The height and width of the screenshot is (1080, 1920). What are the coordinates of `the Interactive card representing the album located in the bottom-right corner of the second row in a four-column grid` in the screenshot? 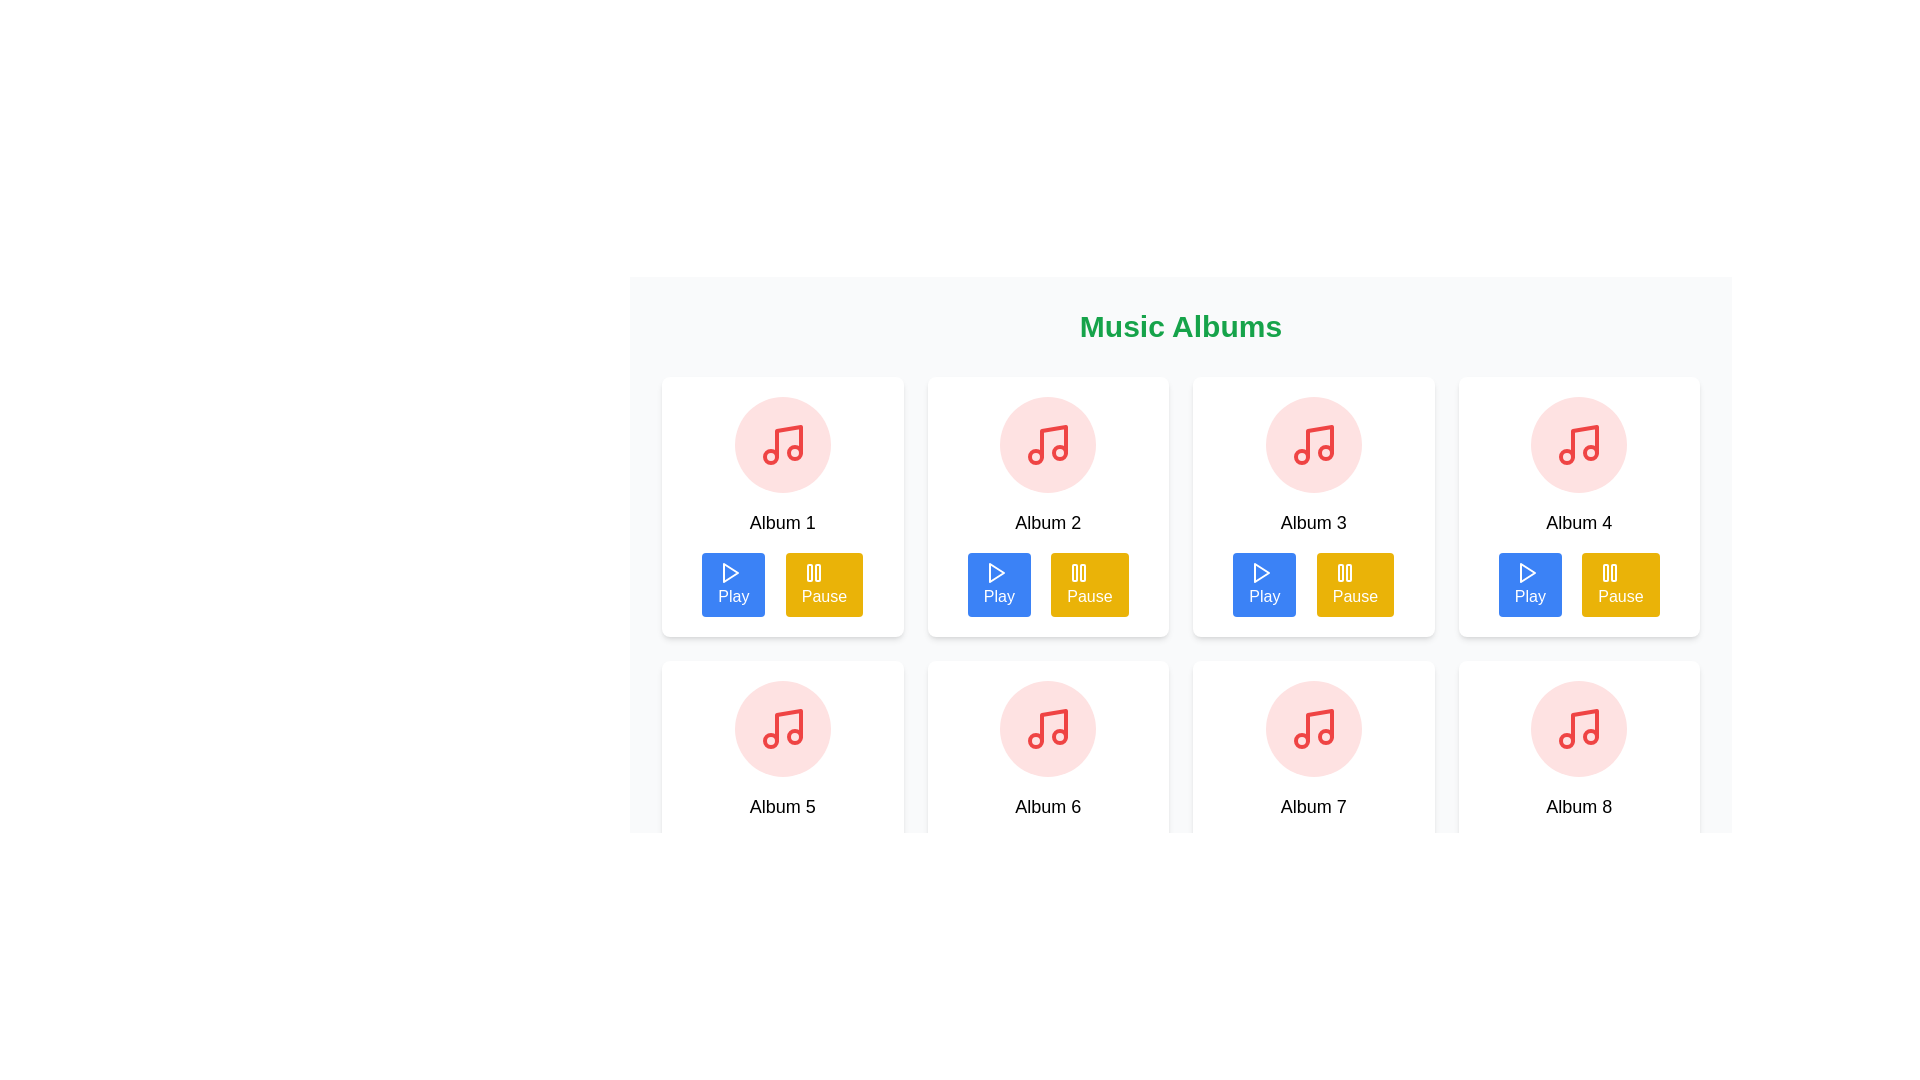 It's located at (1578, 789).